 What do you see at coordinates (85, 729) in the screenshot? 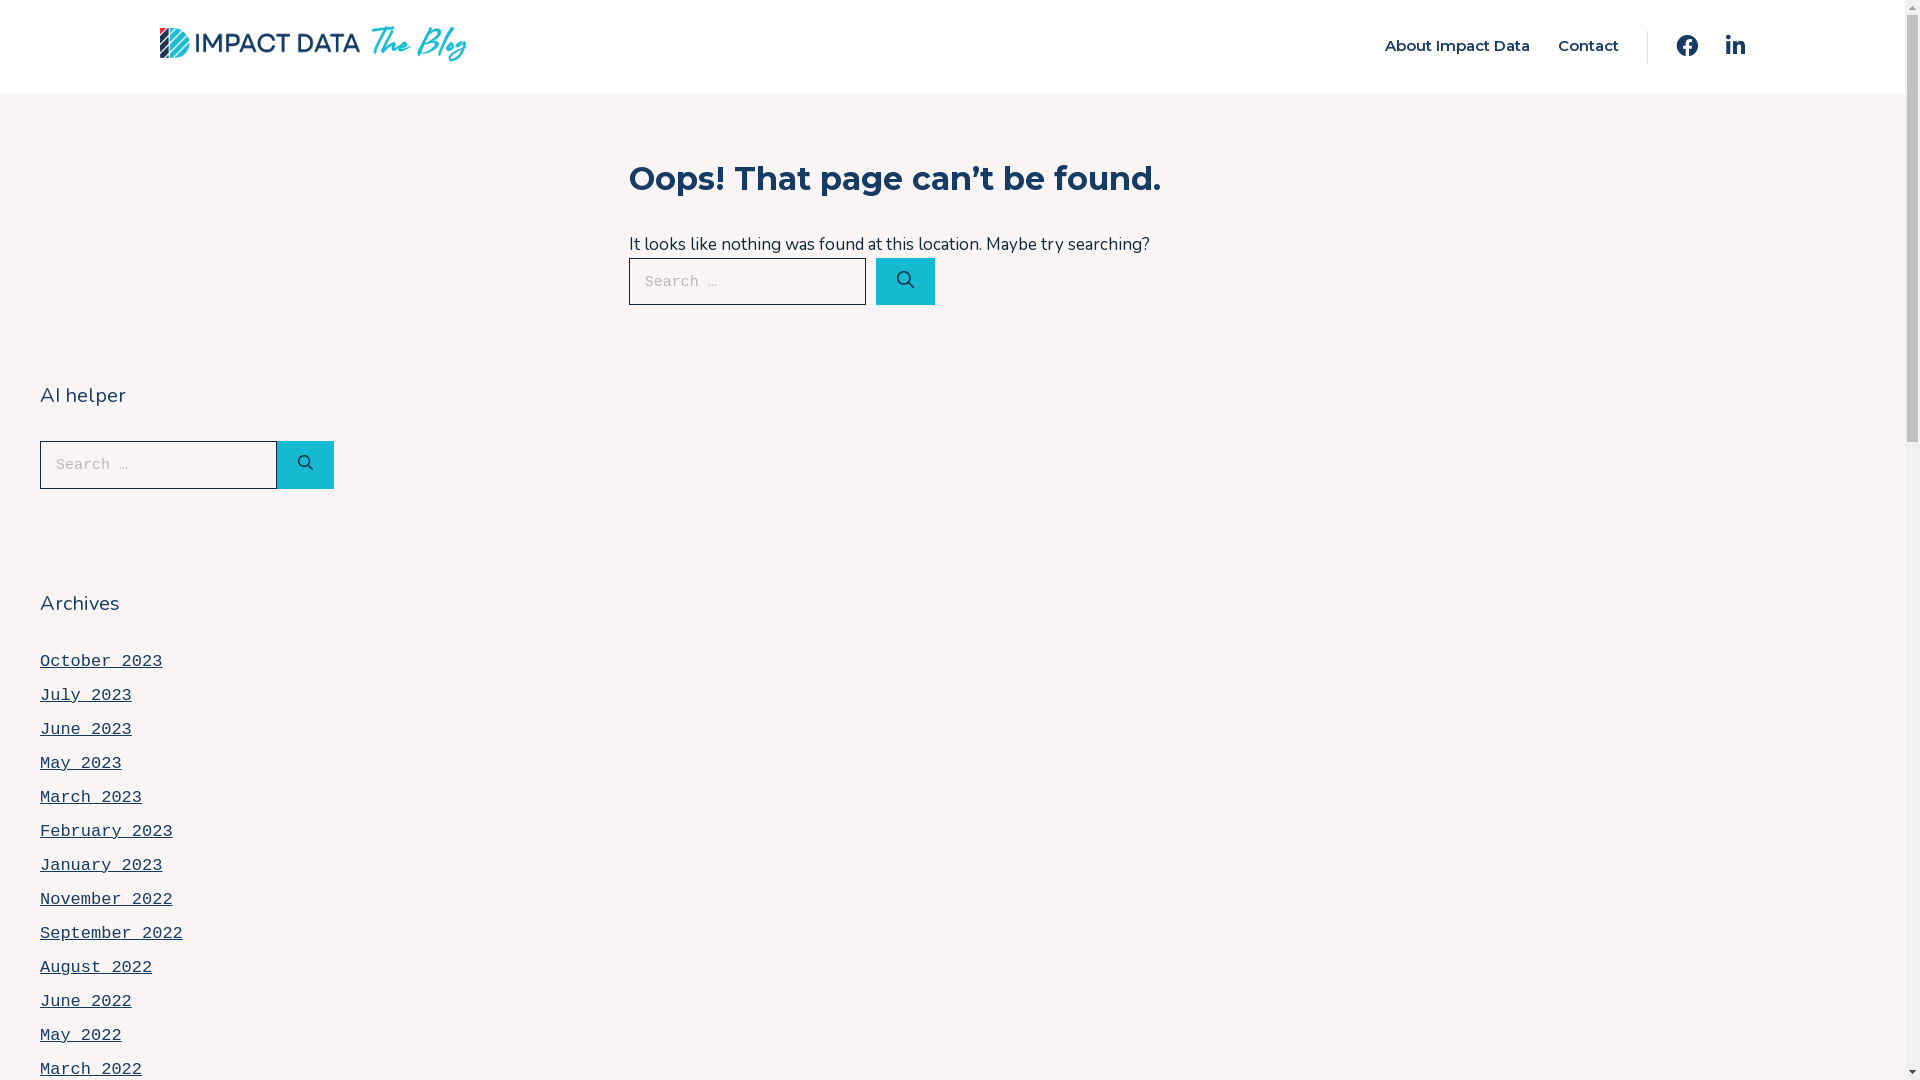
I see `'June 2023'` at bounding box center [85, 729].